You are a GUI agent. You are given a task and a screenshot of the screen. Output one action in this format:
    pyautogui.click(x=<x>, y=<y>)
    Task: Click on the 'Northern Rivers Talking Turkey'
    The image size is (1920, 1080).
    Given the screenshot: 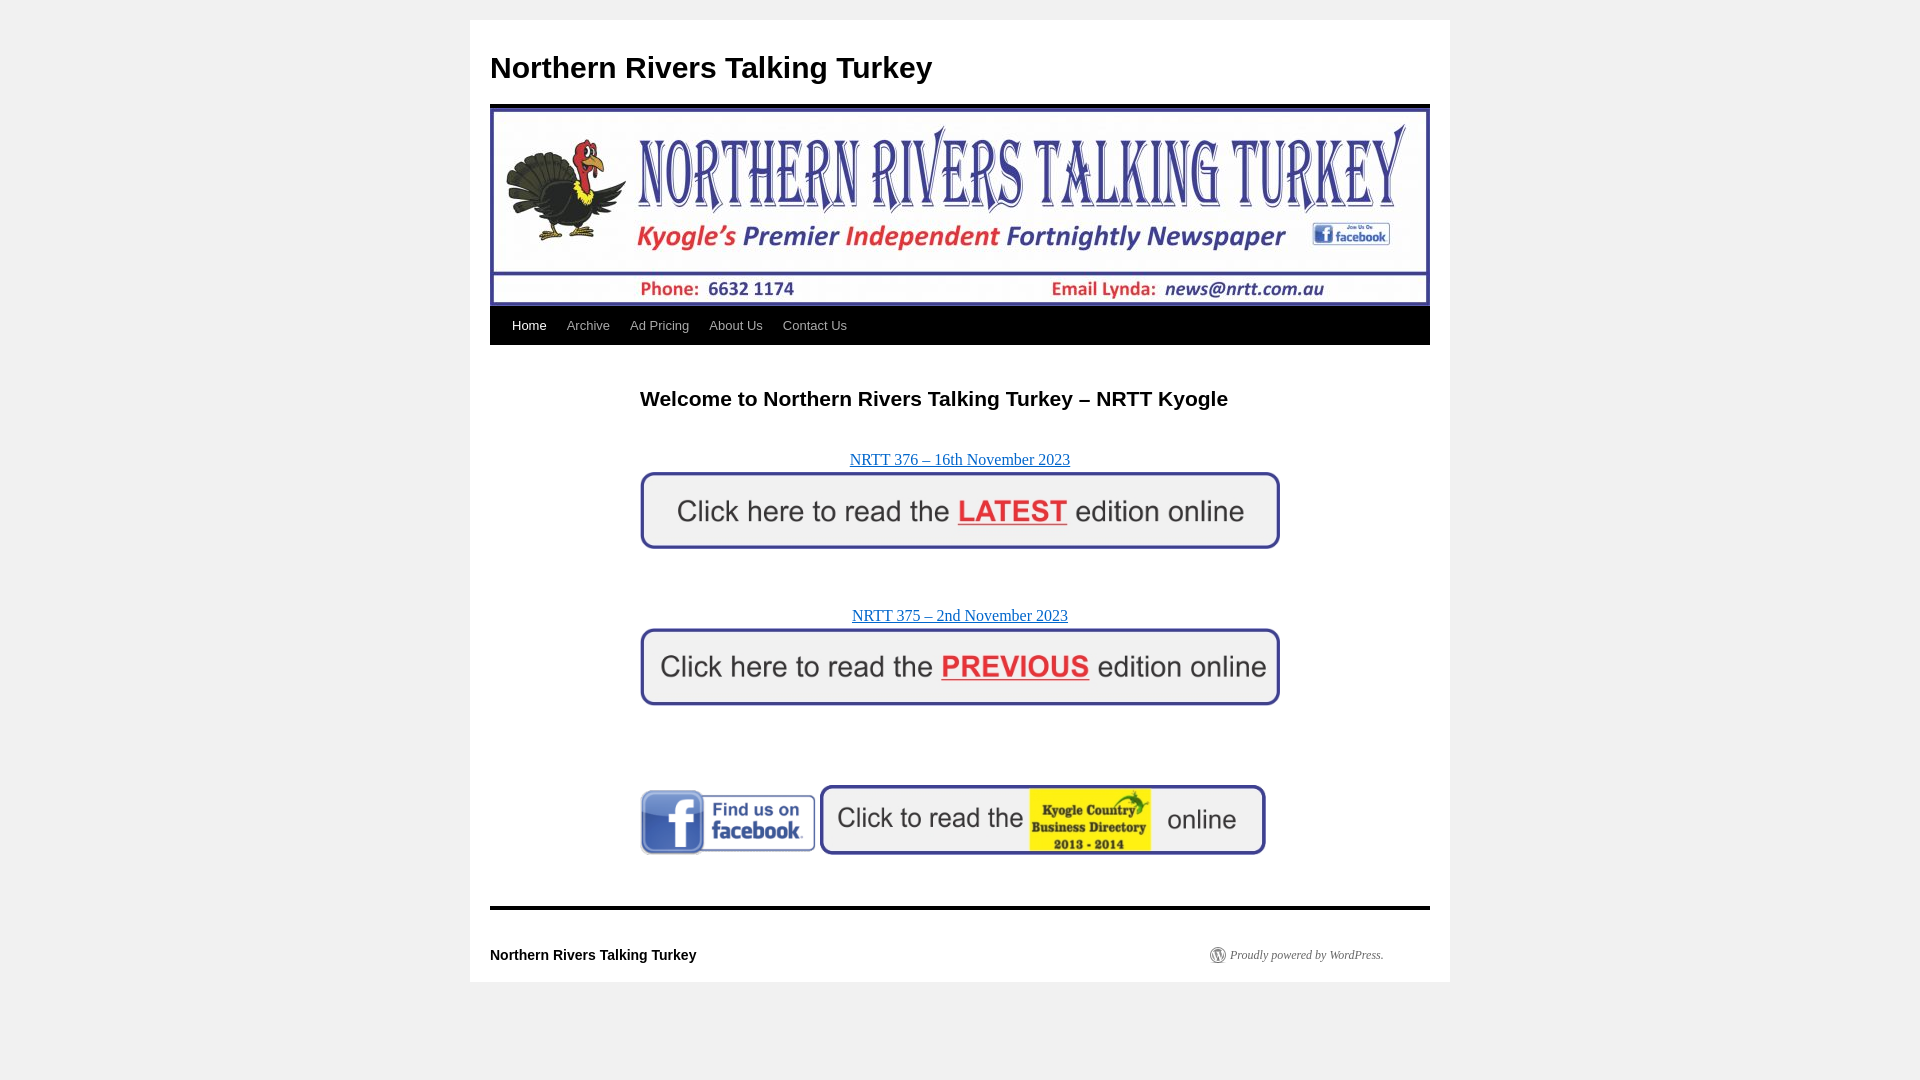 What is the action you would take?
    pyautogui.click(x=710, y=66)
    